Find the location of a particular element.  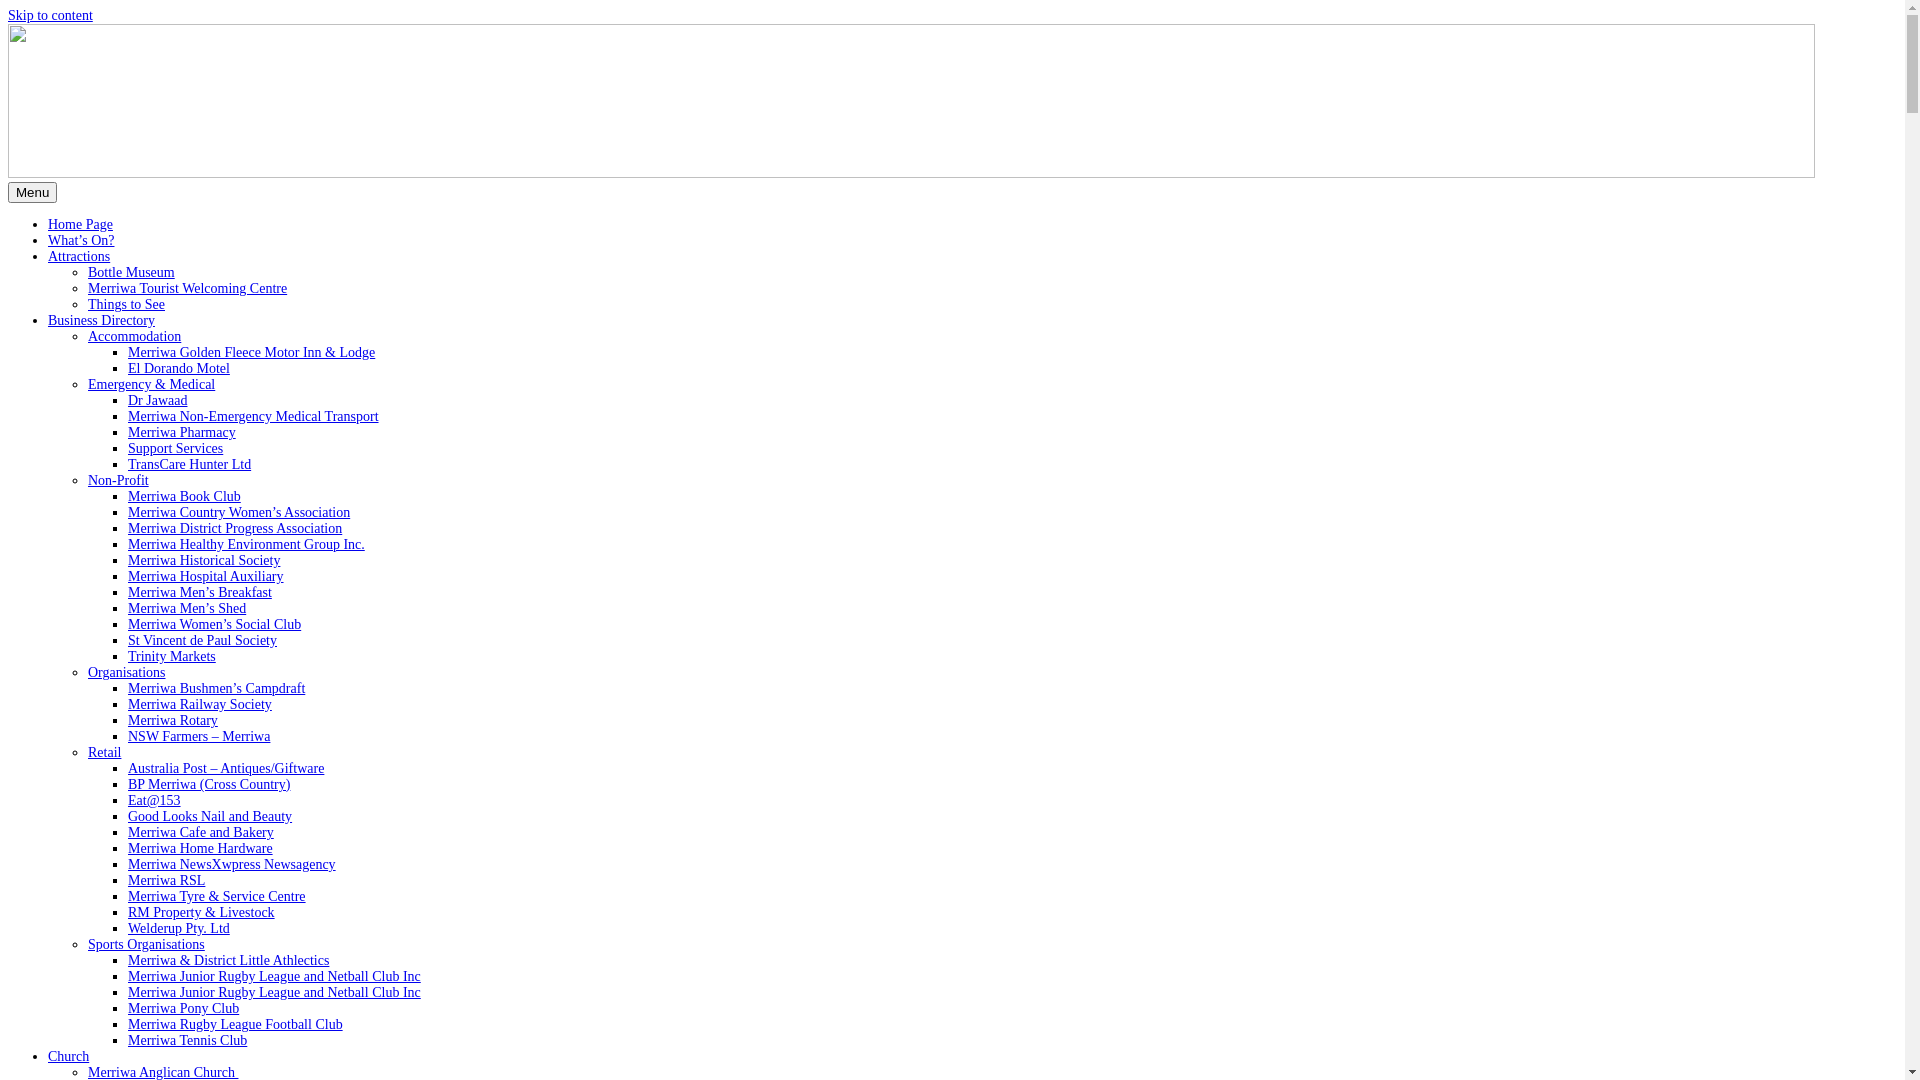

'Skip to content' is located at coordinates (8, 15).